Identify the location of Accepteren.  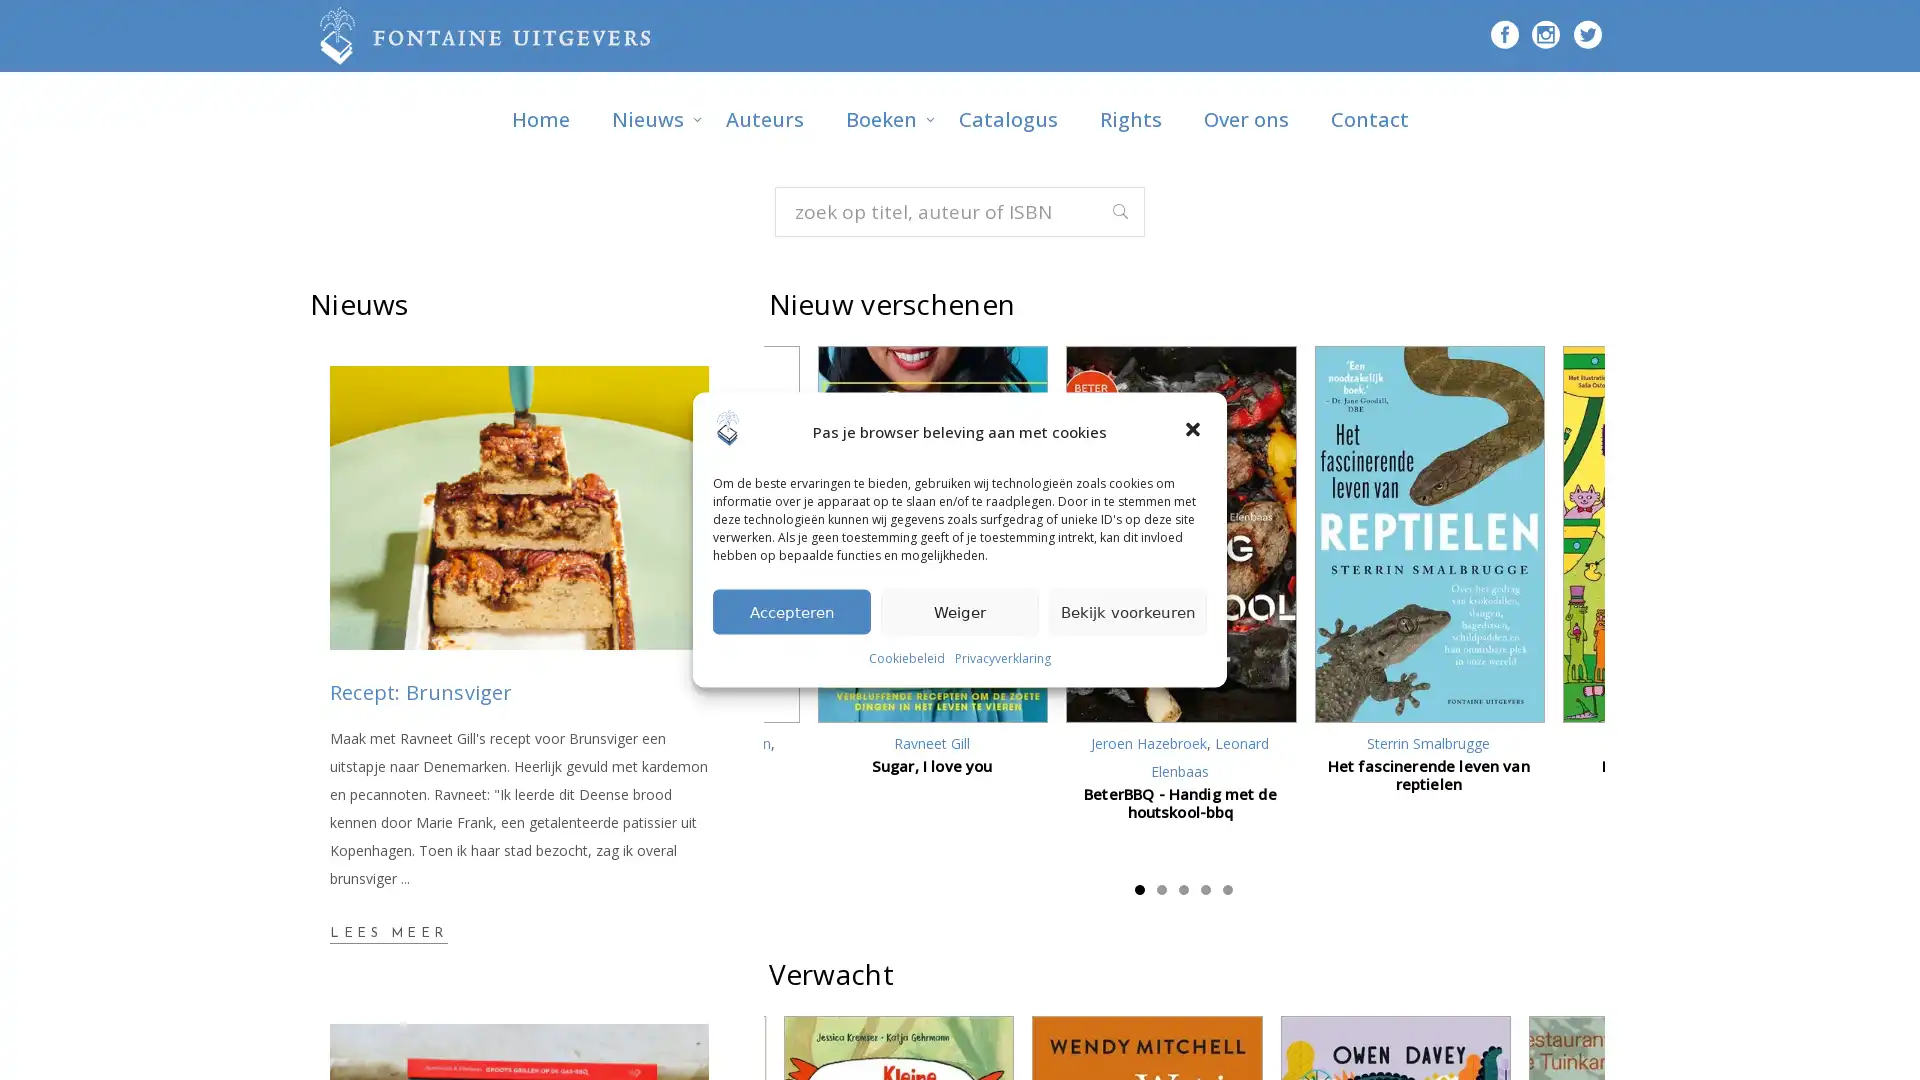
(791, 610).